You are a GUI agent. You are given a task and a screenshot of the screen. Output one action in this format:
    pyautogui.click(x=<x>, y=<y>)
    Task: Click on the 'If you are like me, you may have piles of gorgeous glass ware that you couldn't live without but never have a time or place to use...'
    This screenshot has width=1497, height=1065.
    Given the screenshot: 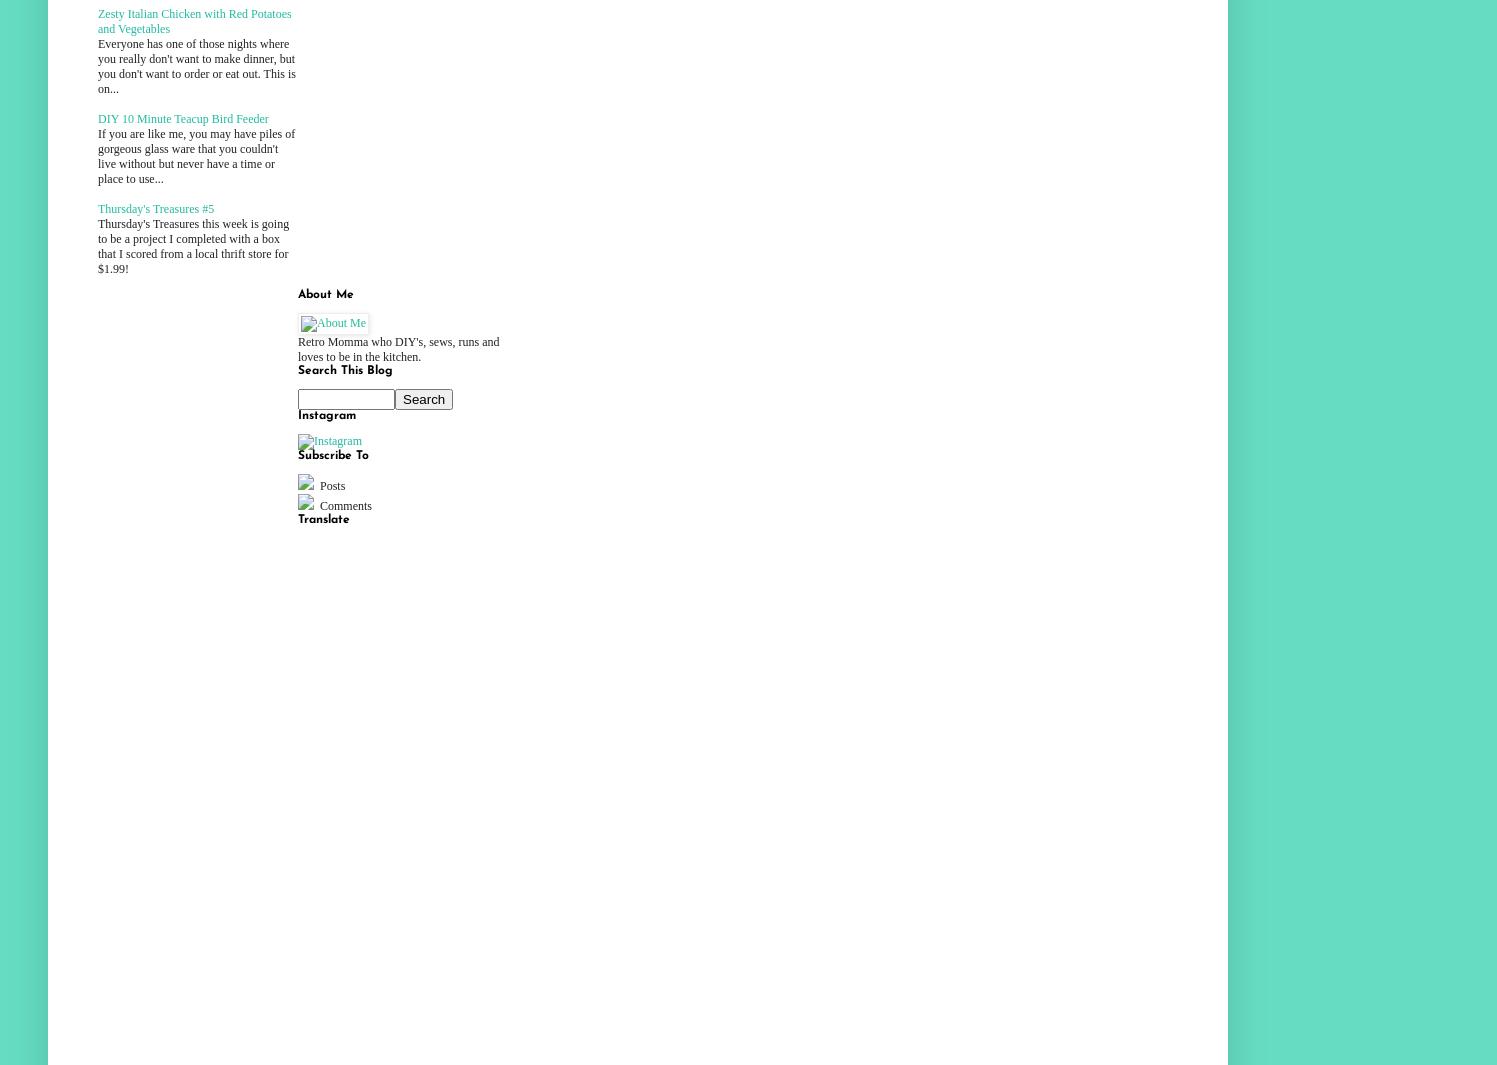 What is the action you would take?
    pyautogui.click(x=196, y=155)
    